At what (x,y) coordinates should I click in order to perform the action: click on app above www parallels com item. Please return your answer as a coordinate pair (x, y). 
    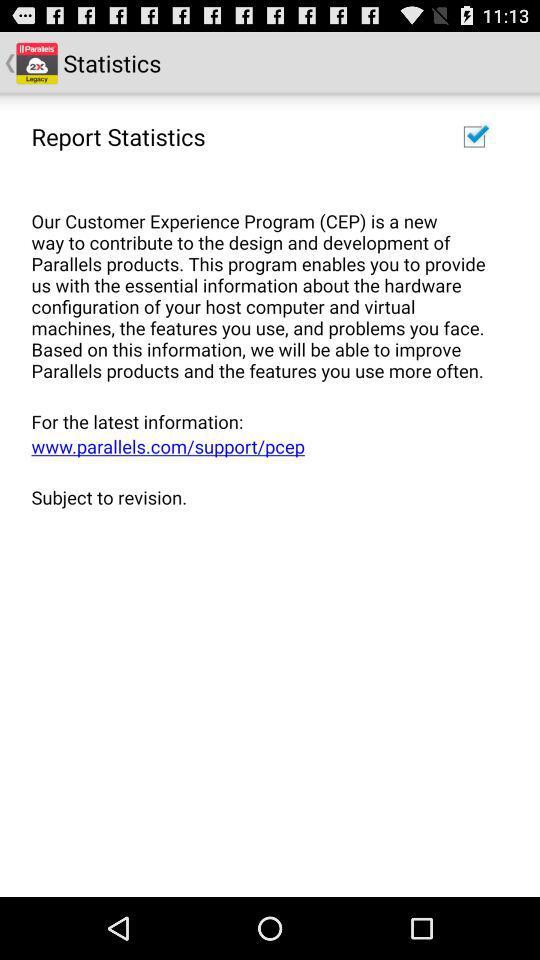
    Looking at the image, I should click on (263, 421).